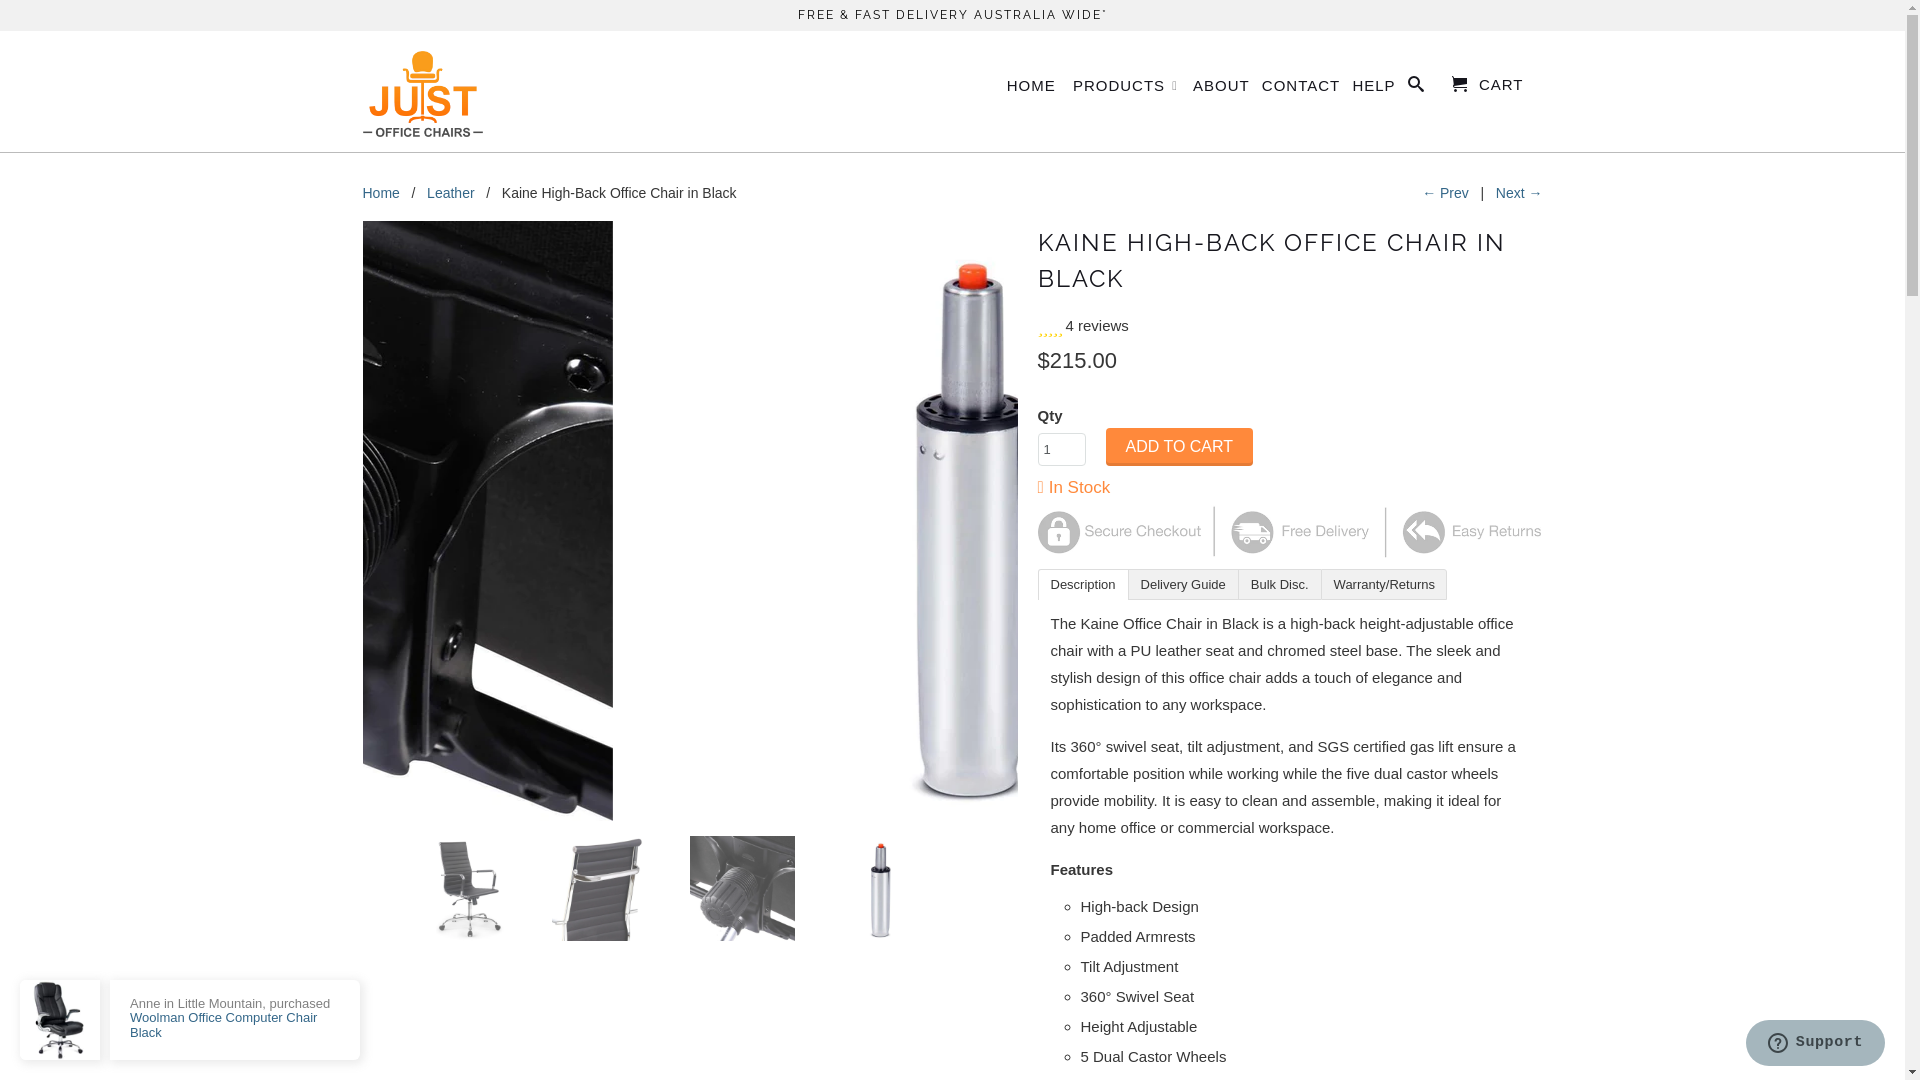  Describe the element at coordinates (1382, 584) in the screenshot. I see `'Warranty/Returns'` at that location.